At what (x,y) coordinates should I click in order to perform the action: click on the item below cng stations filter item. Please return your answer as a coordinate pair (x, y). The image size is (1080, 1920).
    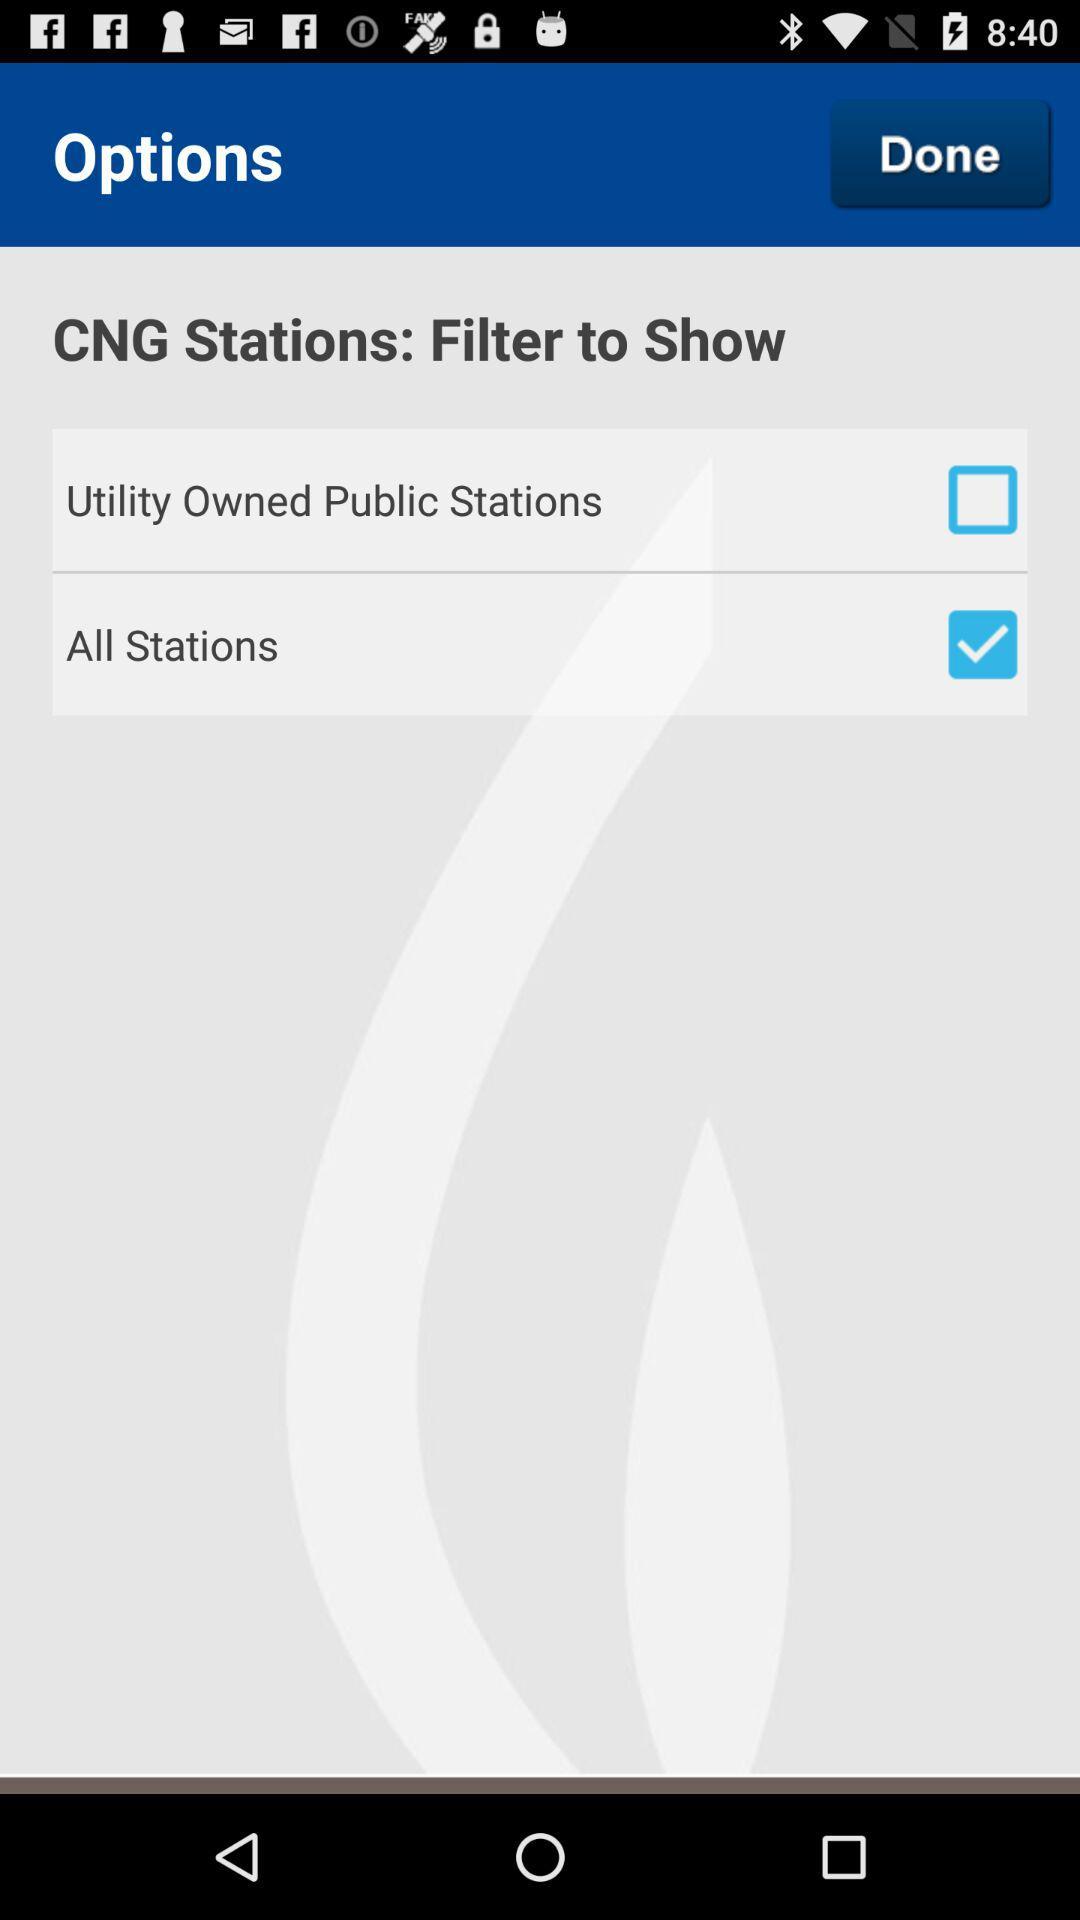
    Looking at the image, I should click on (540, 441).